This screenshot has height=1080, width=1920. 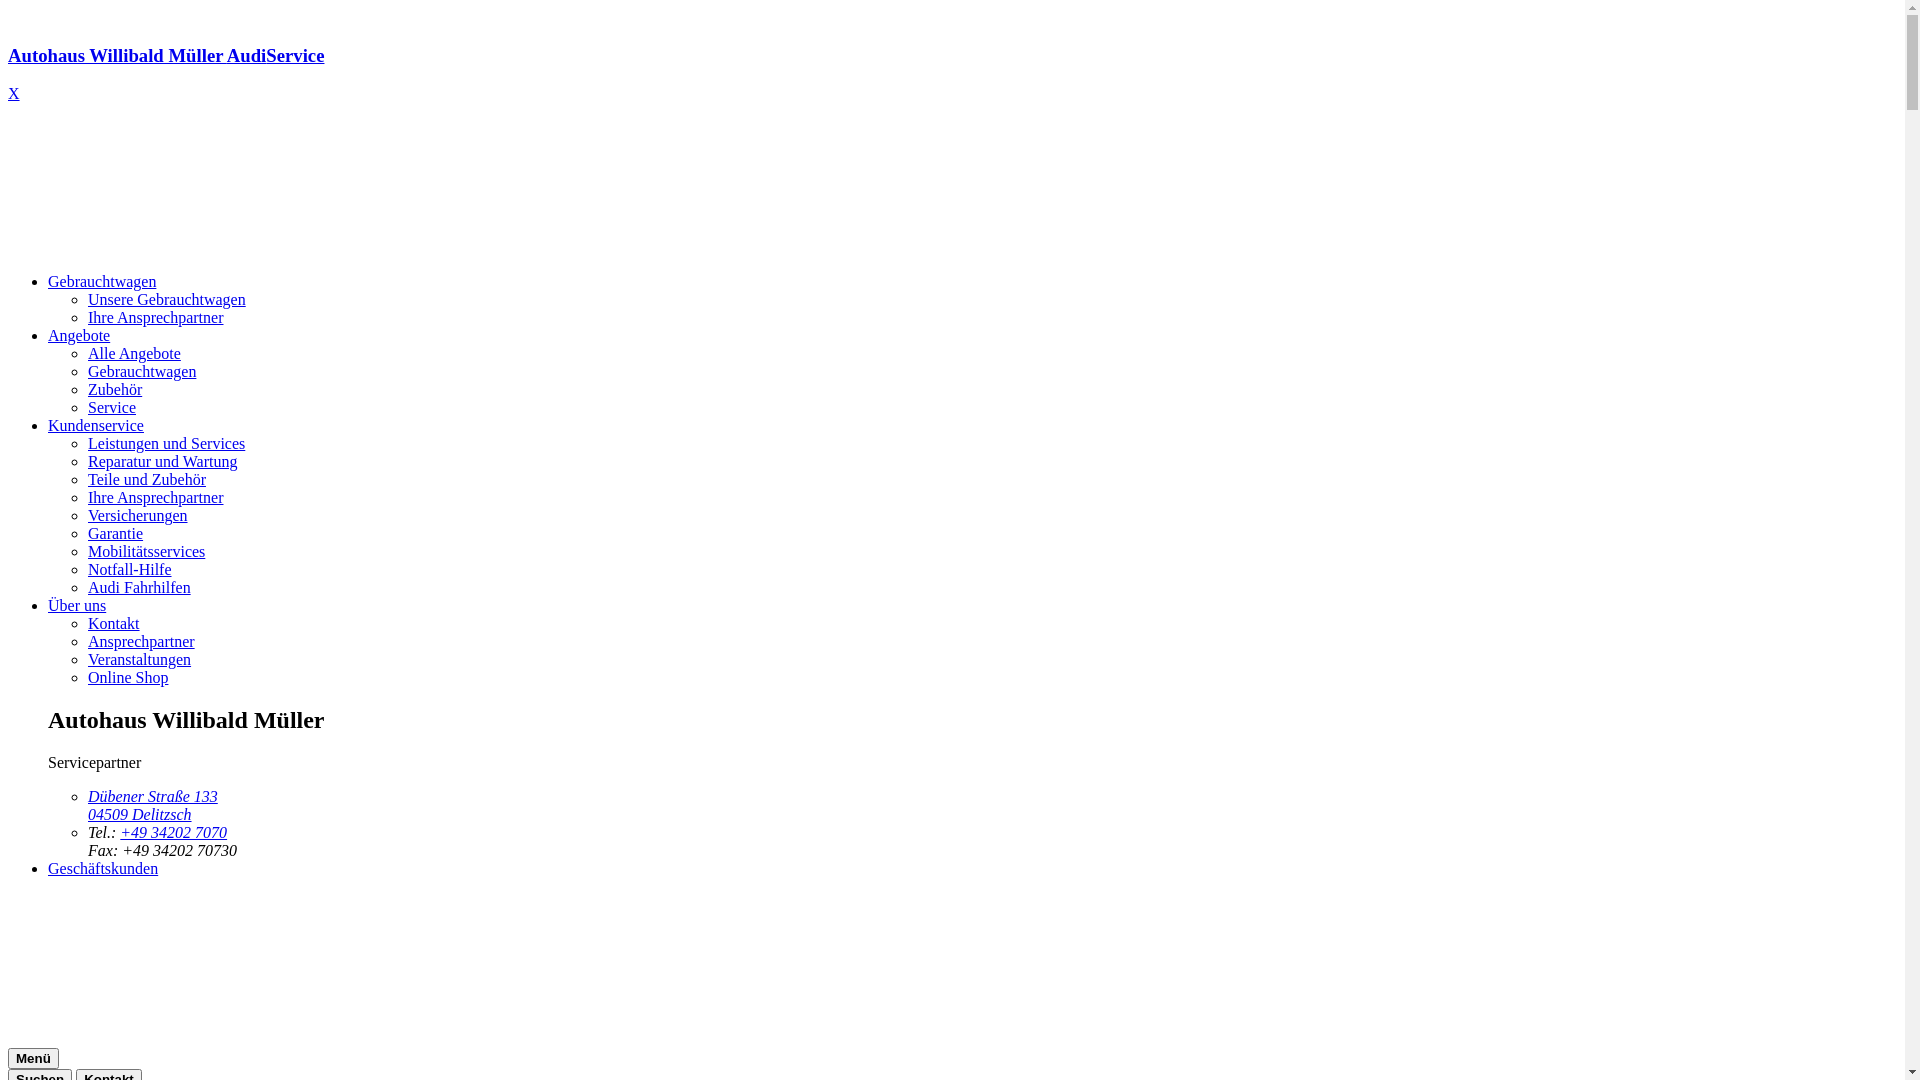 I want to click on 'Angebote', so click(x=78, y=334).